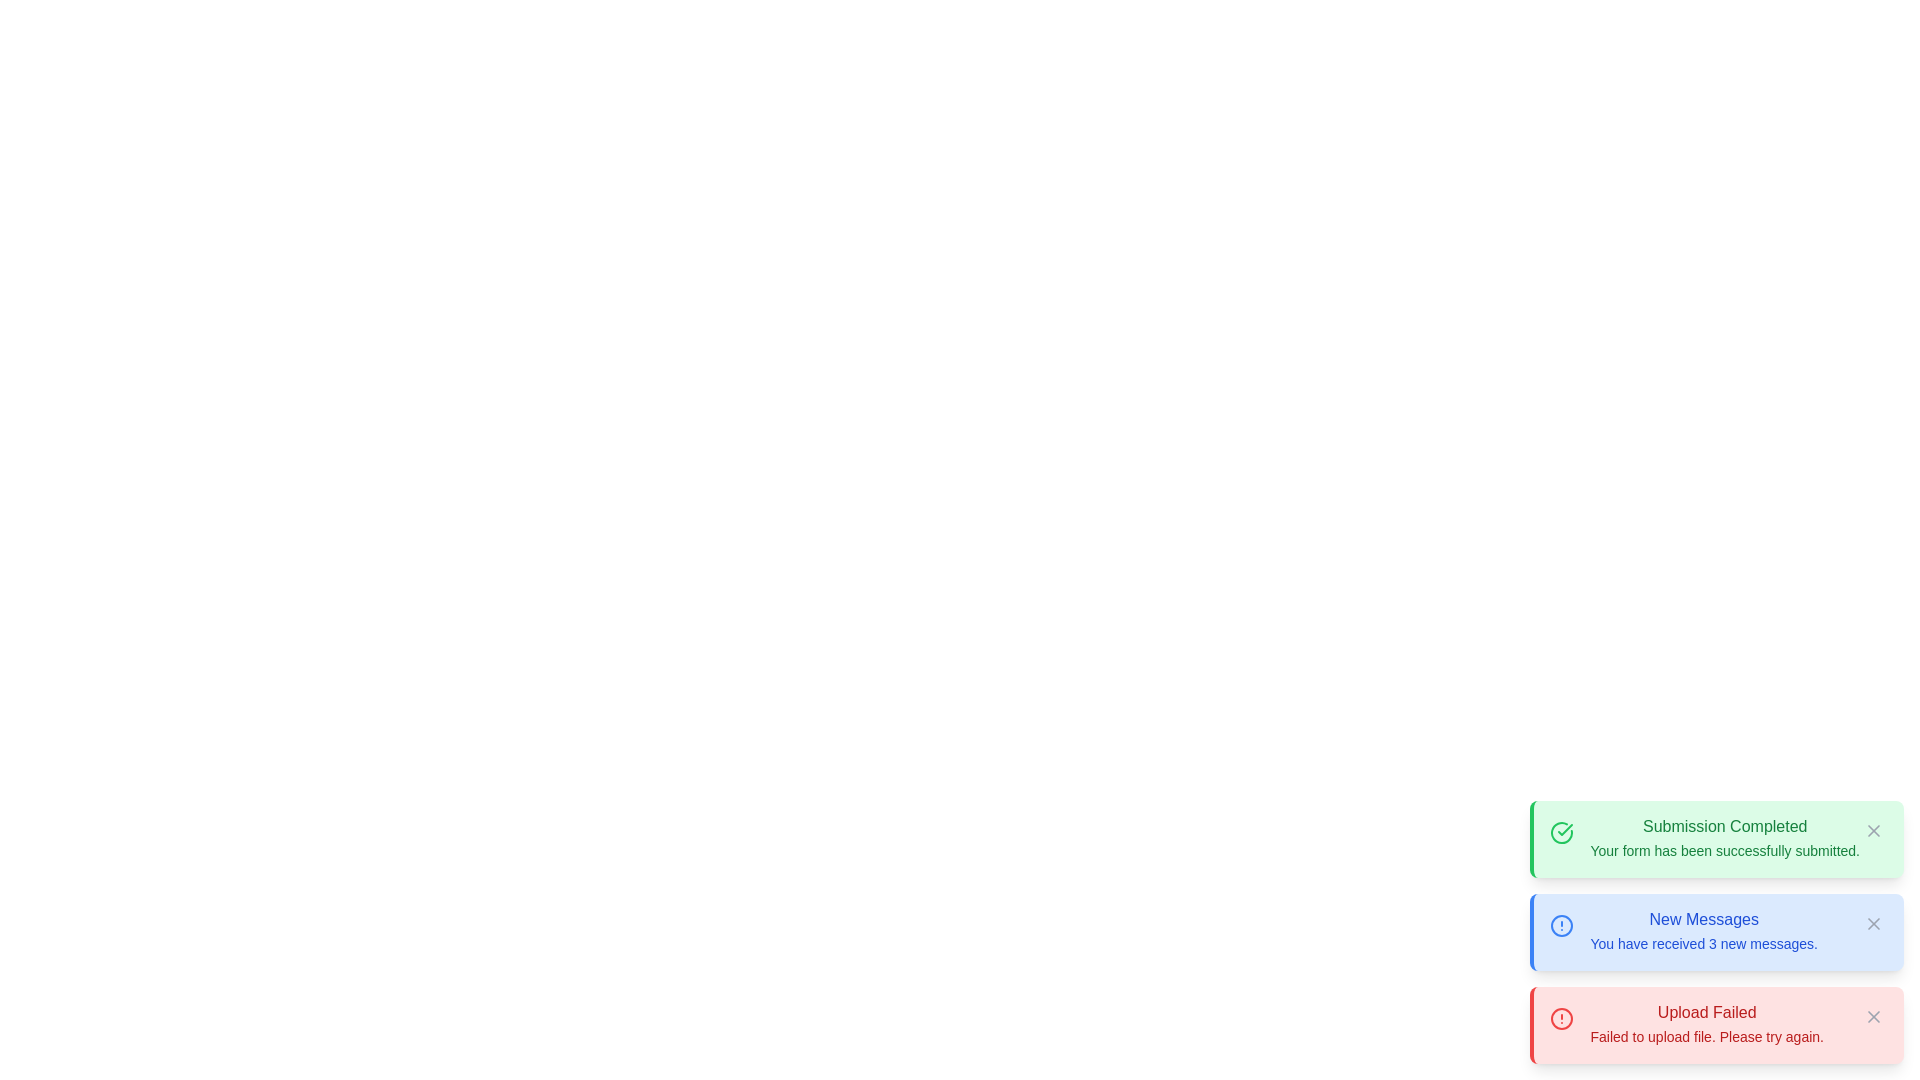 The width and height of the screenshot is (1920, 1080). I want to click on the Notification banner that displays 'Upload Failed' with red styling, located in the bottom-most notification card on the lower right corner of the interface, so click(1706, 1025).